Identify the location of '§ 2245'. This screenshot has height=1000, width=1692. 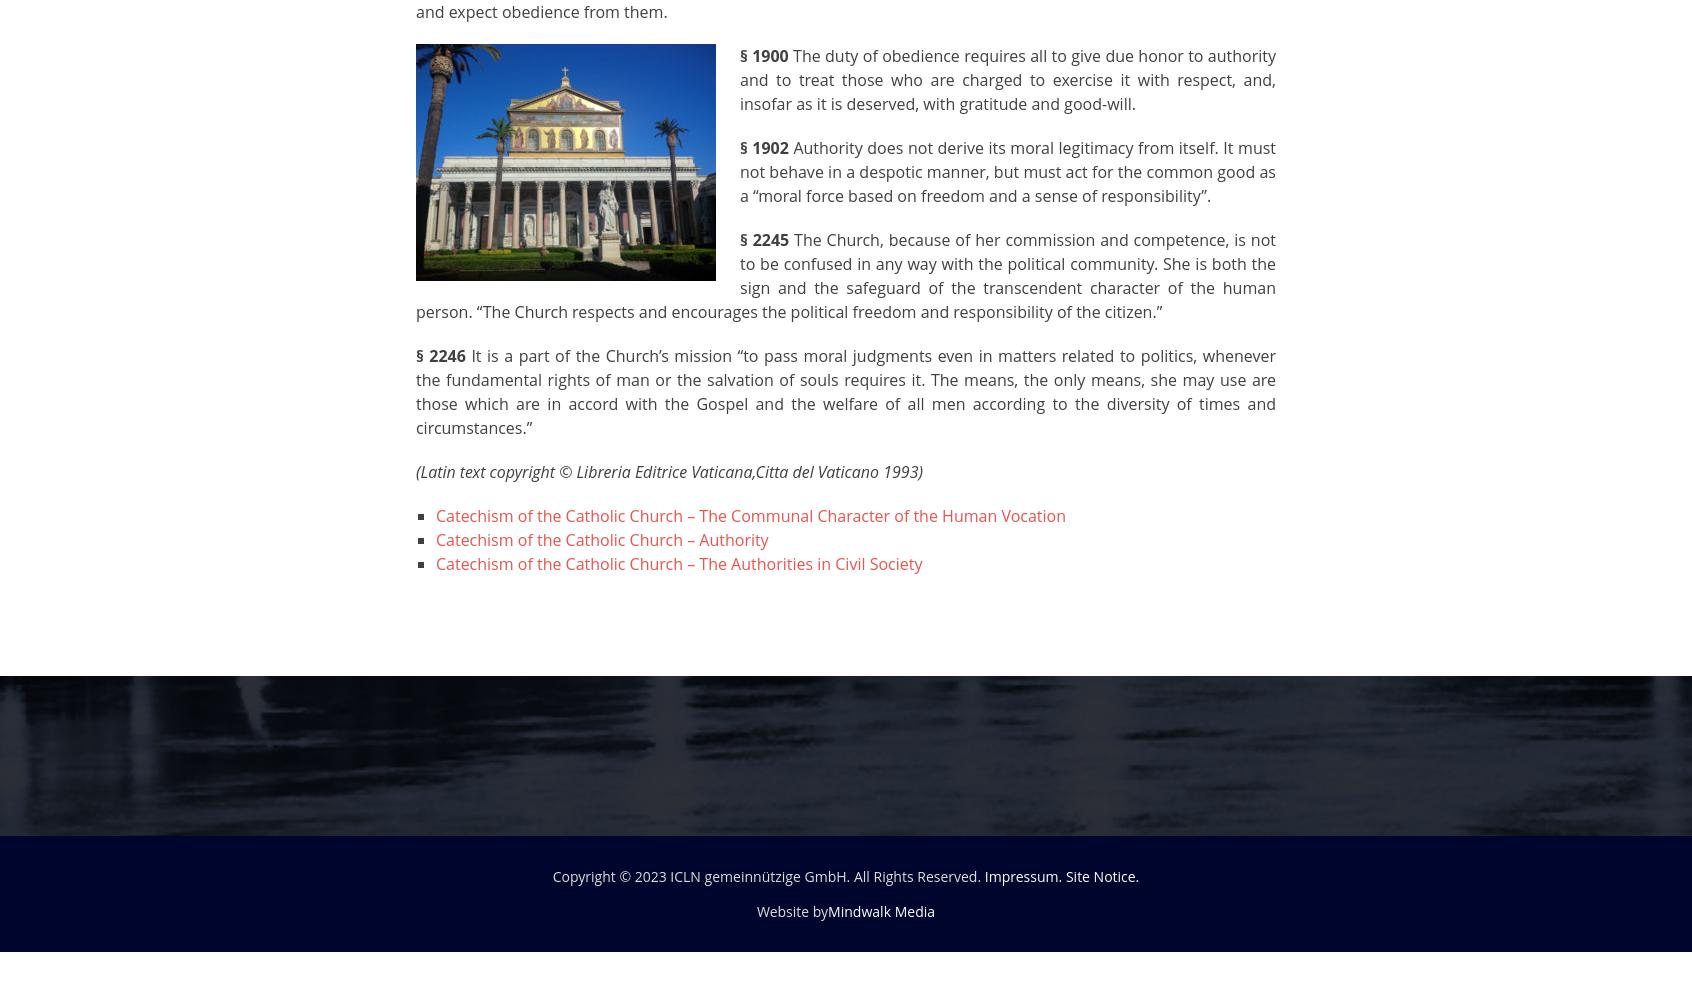
(763, 239).